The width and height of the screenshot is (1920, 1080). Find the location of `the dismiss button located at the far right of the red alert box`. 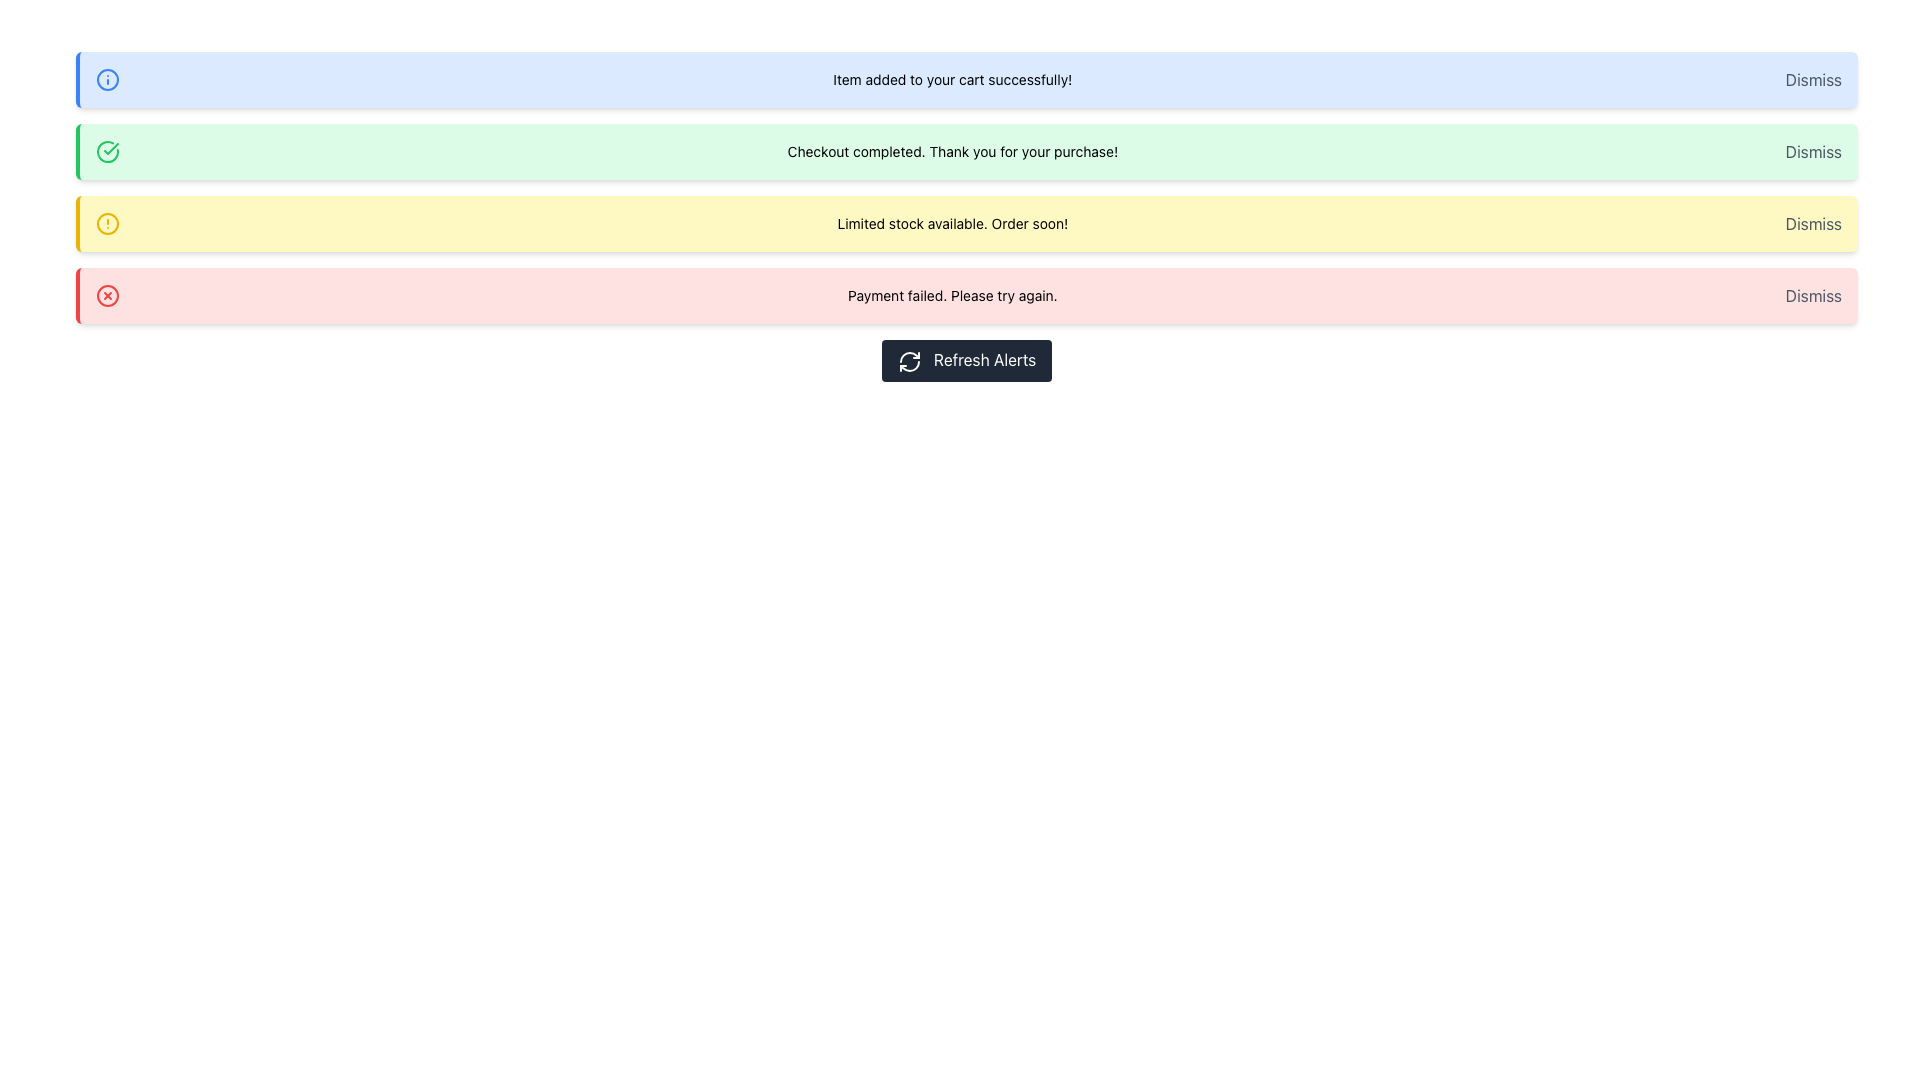

the dismiss button located at the far right of the red alert box is located at coordinates (1813, 296).